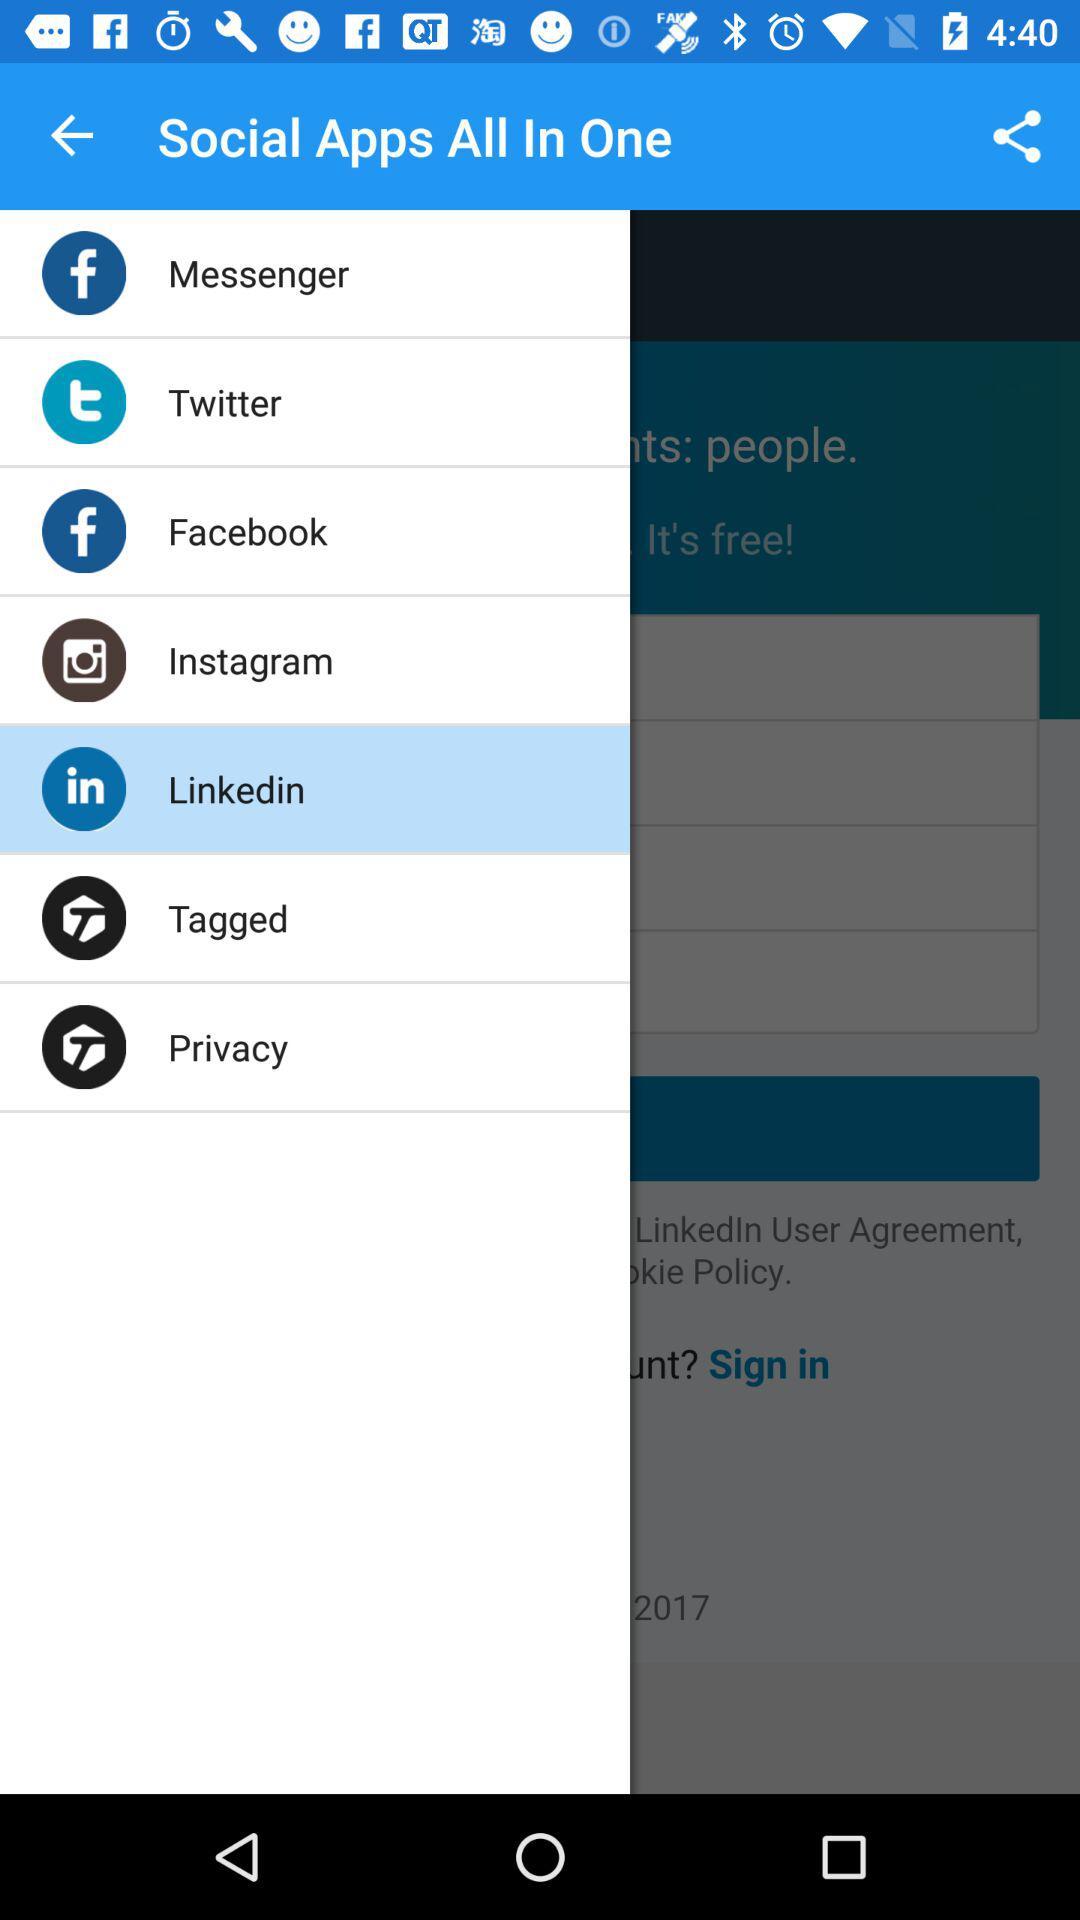 The width and height of the screenshot is (1080, 1920). What do you see at coordinates (1017, 135) in the screenshot?
I see `item at the top right corner` at bounding box center [1017, 135].